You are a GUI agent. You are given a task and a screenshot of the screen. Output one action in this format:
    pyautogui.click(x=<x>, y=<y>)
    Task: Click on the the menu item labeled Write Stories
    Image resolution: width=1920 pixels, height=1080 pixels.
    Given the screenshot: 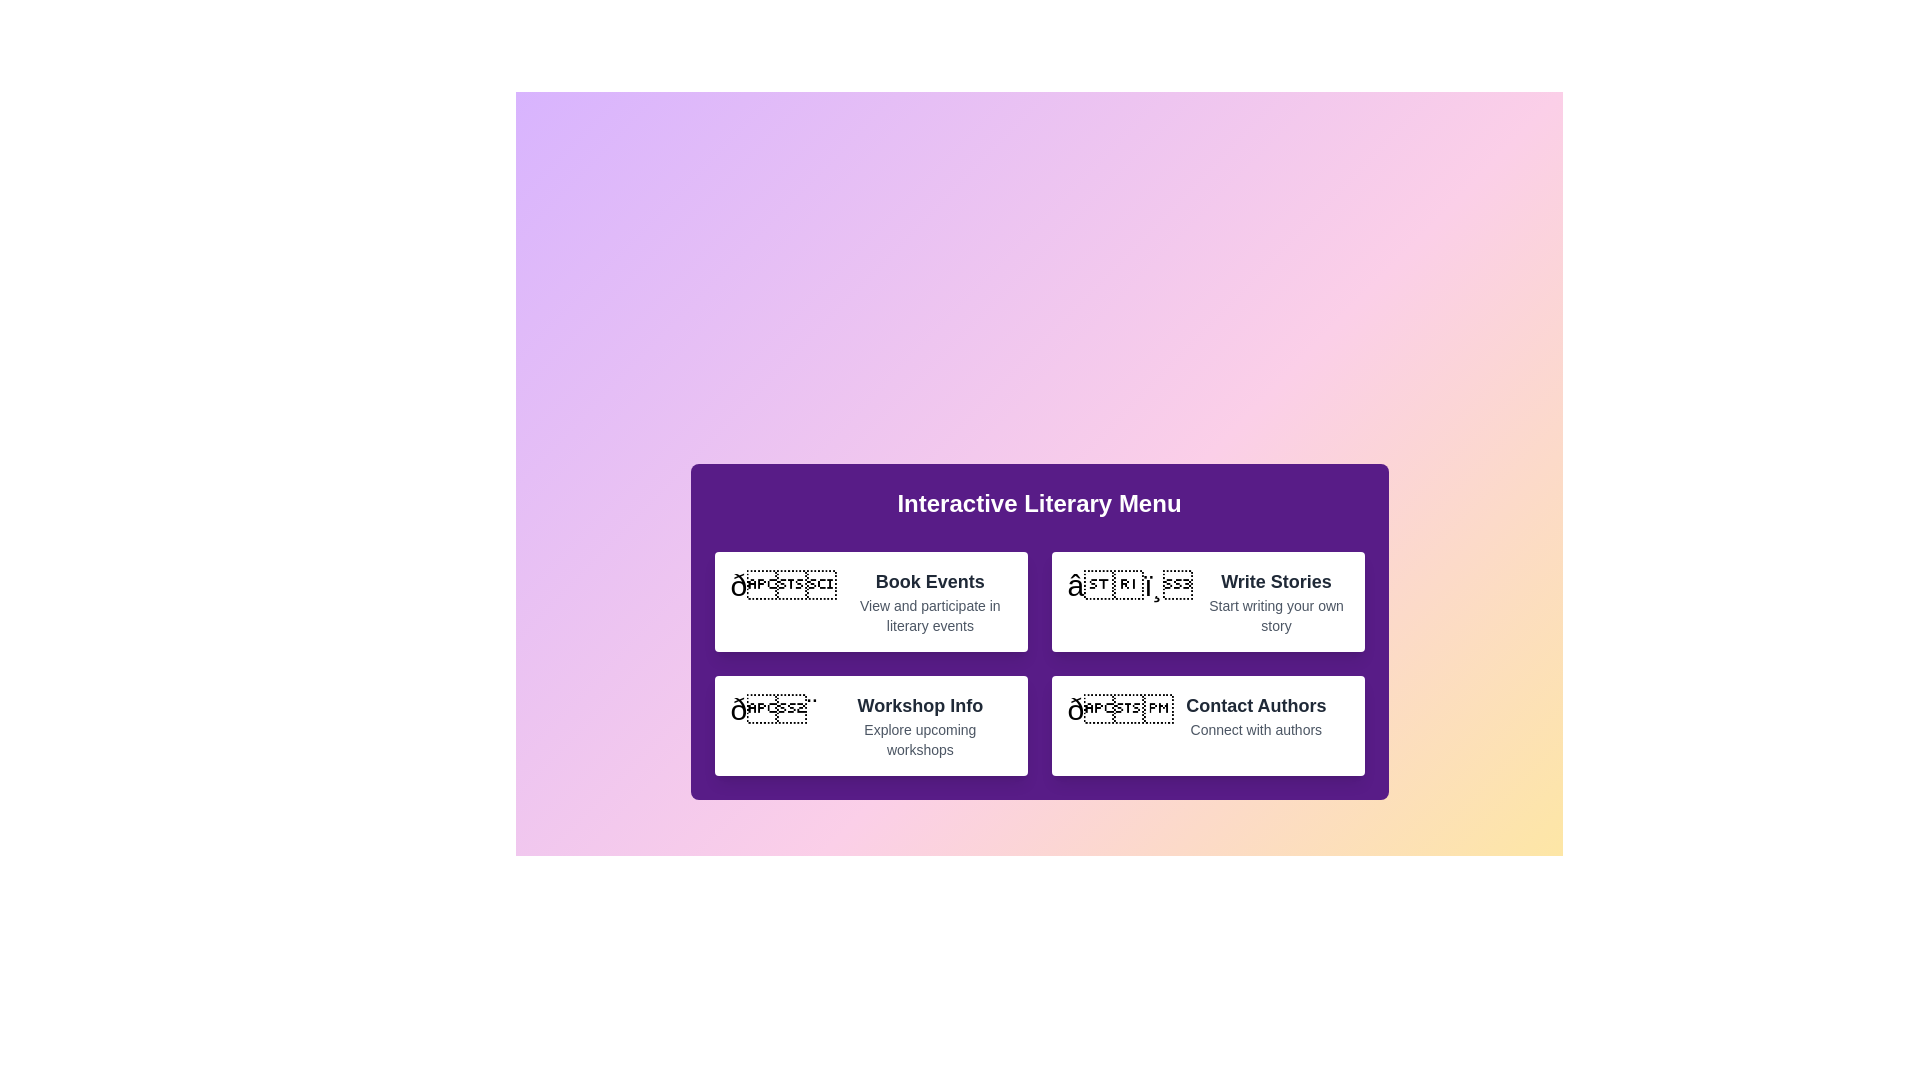 What is the action you would take?
    pyautogui.click(x=1207, y=600)
    